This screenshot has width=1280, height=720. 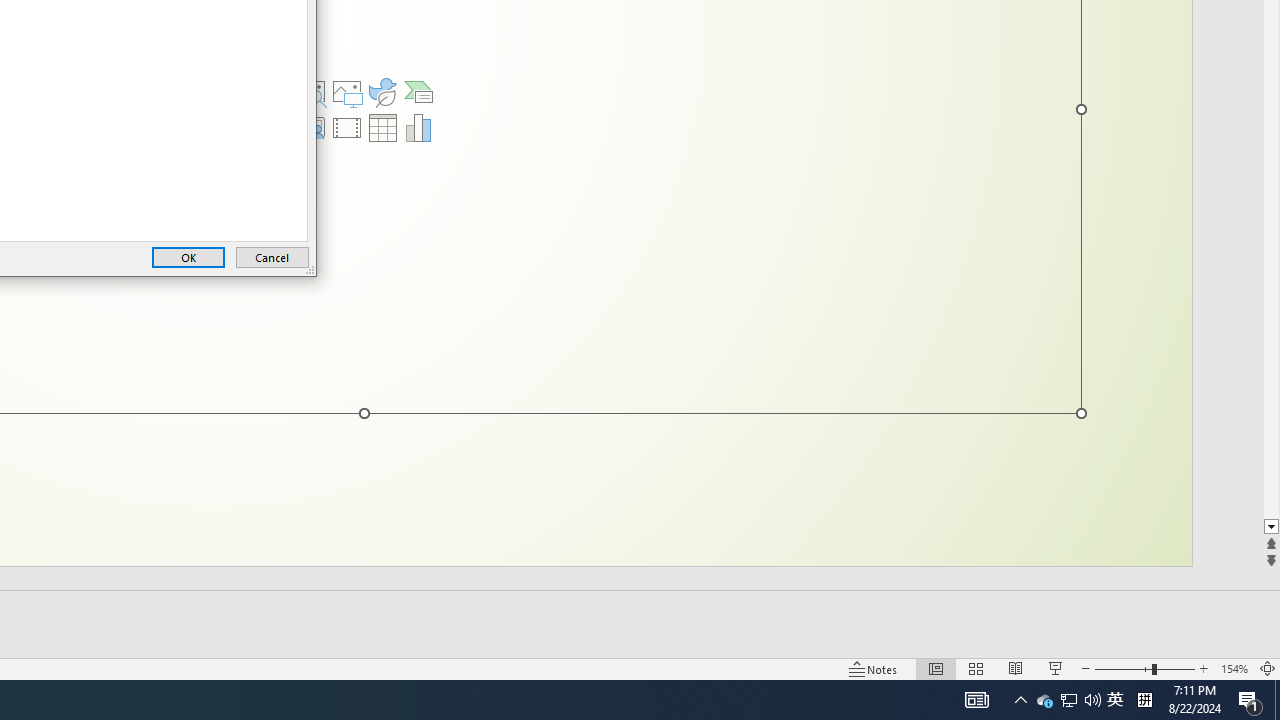 What do you see at coordinates (418, 92) in the screenshot?
I see `'Insert a SmartArt Graphic'` at bounding box center [418, 92].